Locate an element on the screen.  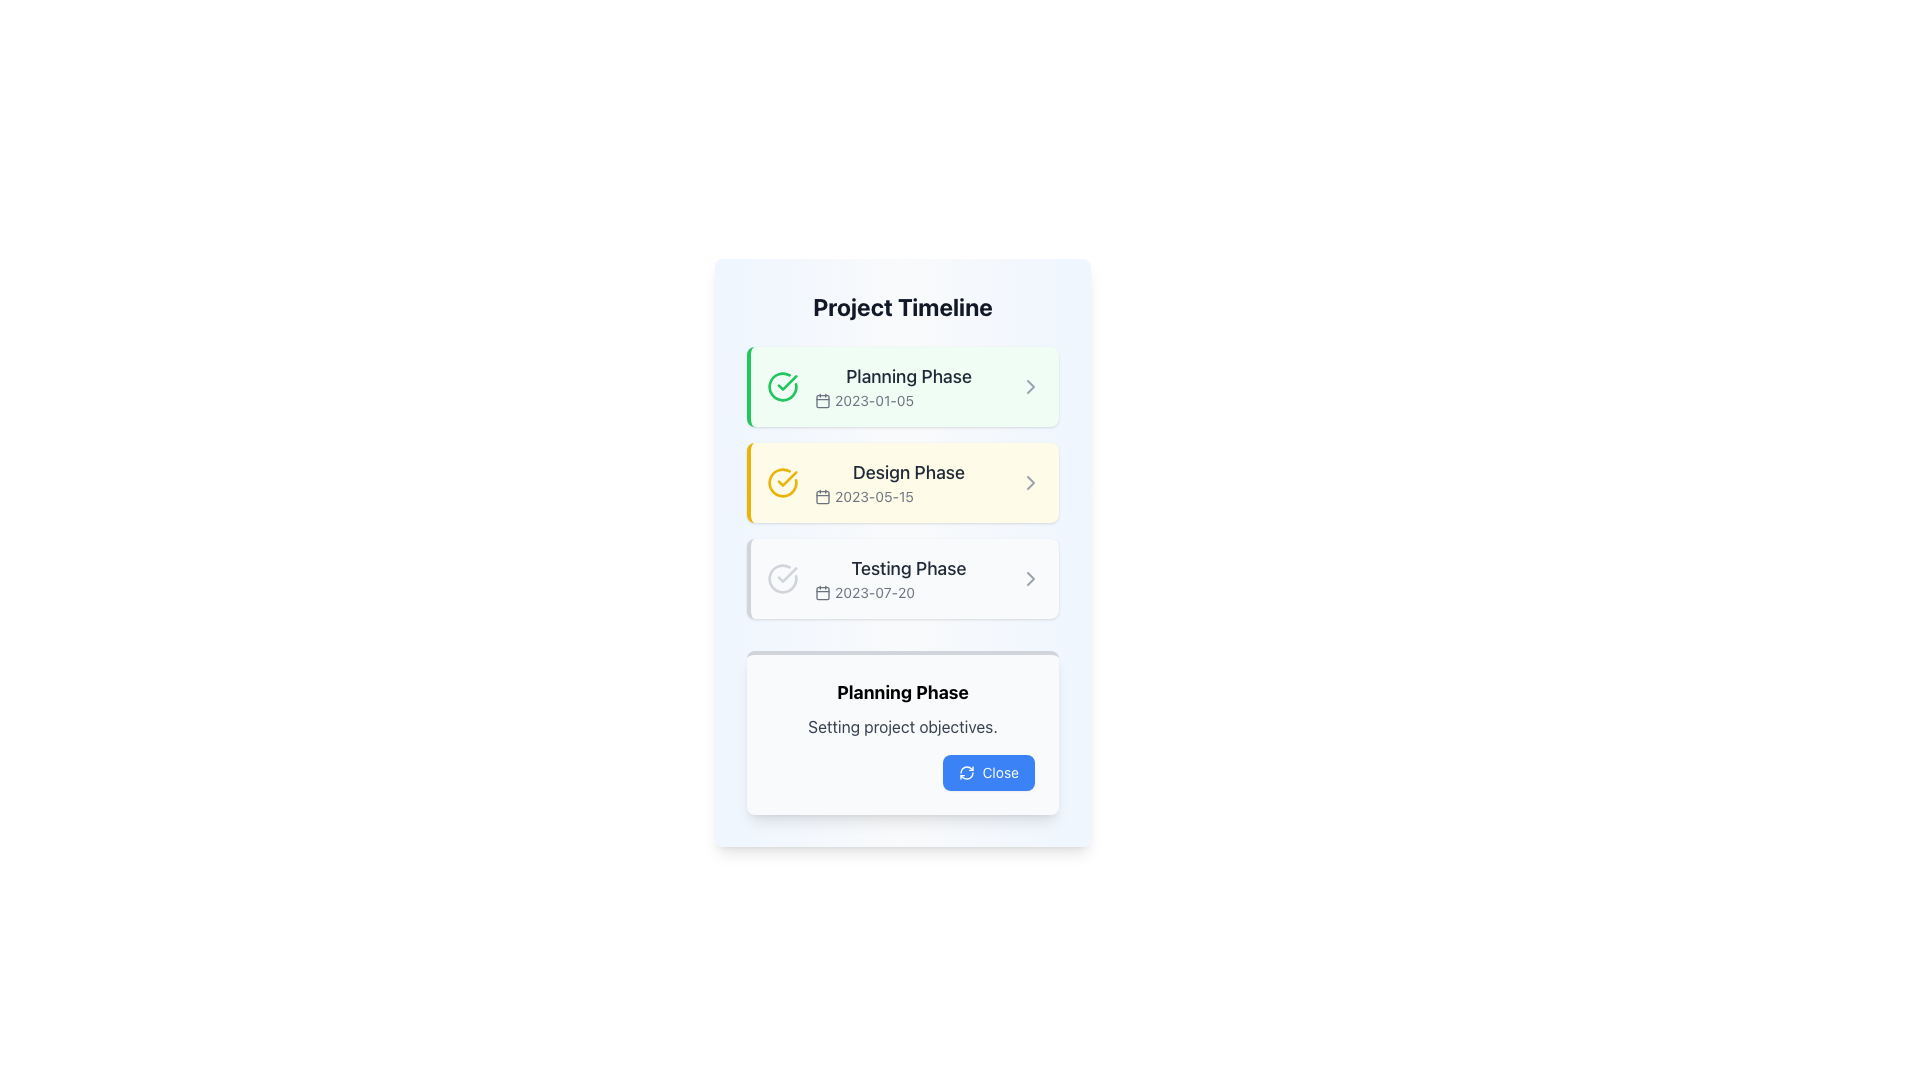
the displayed text of the informative label at the top of the project timeline interface, which indicates the name of a project phase and its associated date is located at coordinates (907, 386).